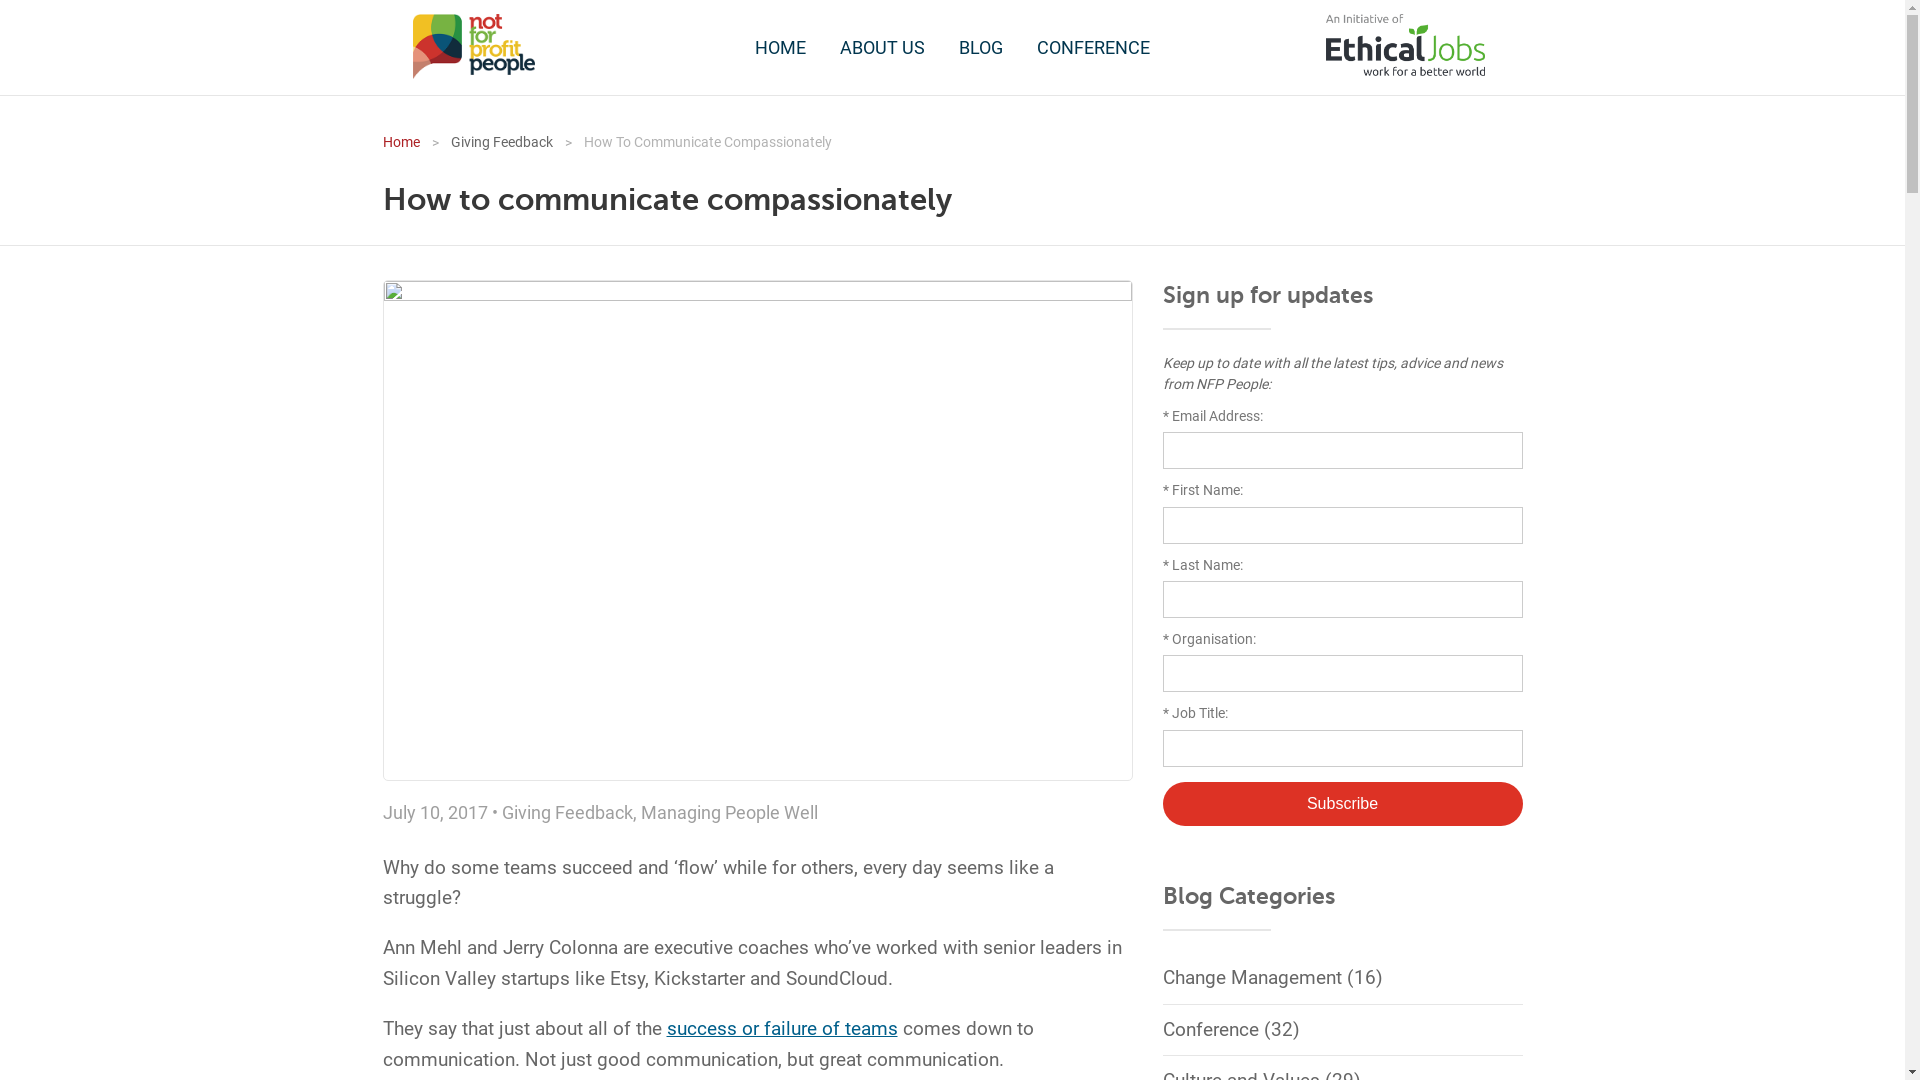 This screenshot has height=1080, width=1920. Describe the element at coordinates (779, 46) in the screenshot. I see `'HOME'` at that location.